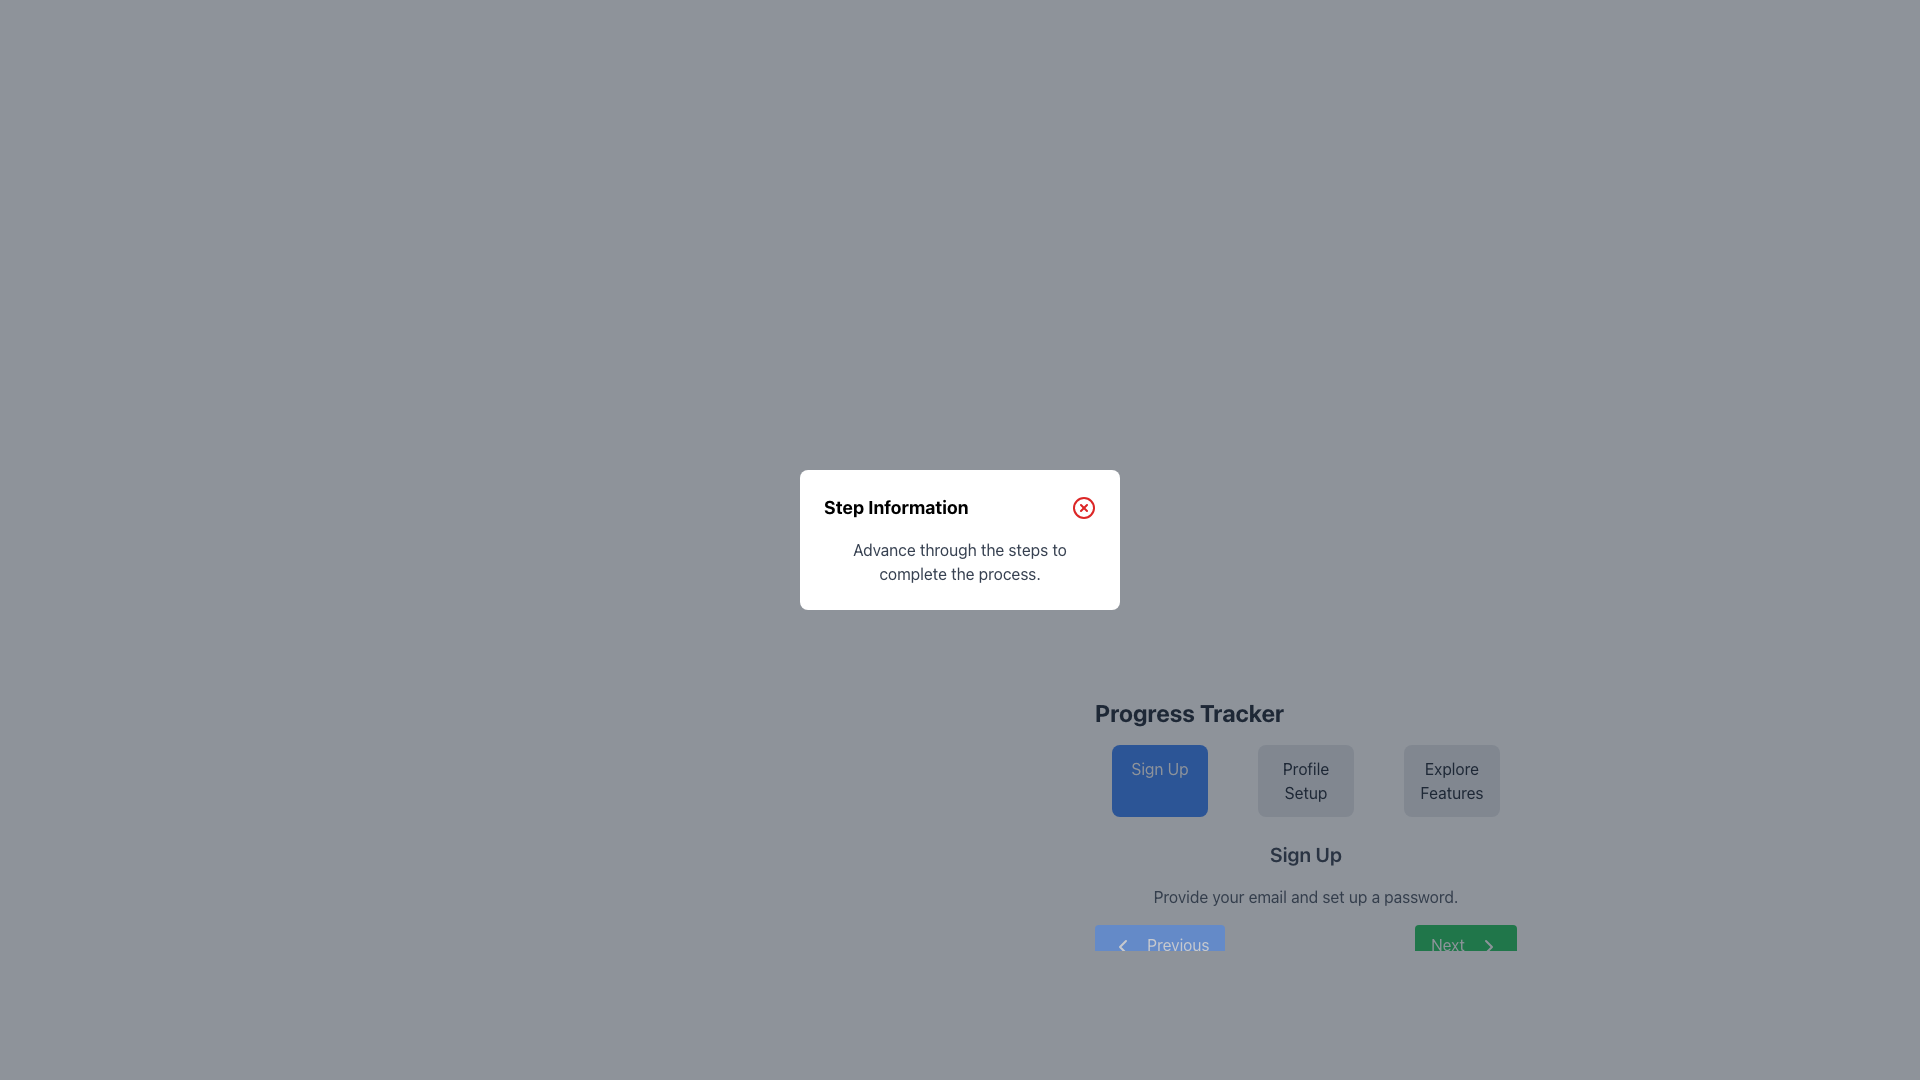  I want to click on the 'Explore Features' button, which is the third button in a horizontal group of three, so click(1451, 779).